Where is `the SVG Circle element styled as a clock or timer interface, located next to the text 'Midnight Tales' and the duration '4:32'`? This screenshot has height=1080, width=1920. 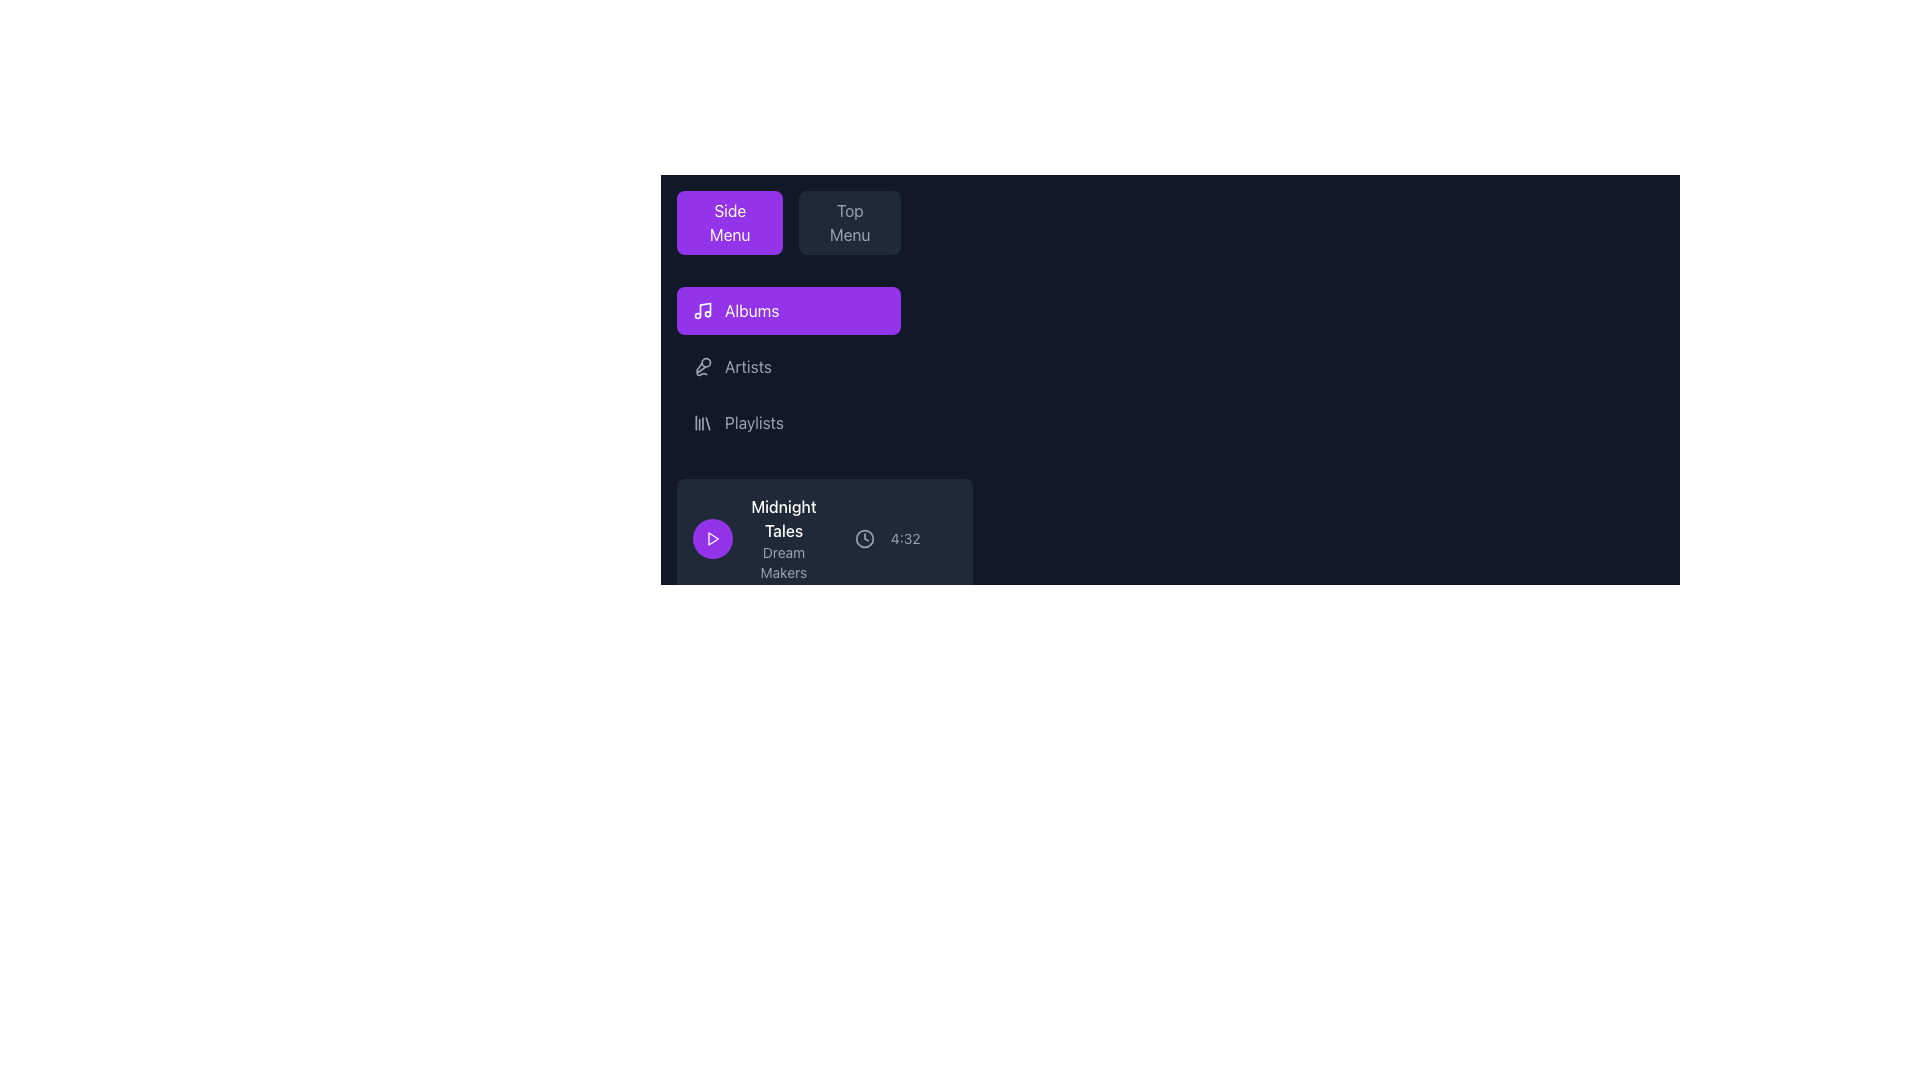 the SVG Circle element styled as a clock or timer interface, located next to the text 'Midnight Tales' and the duration '4:32' is located at coordinates (864, 538).